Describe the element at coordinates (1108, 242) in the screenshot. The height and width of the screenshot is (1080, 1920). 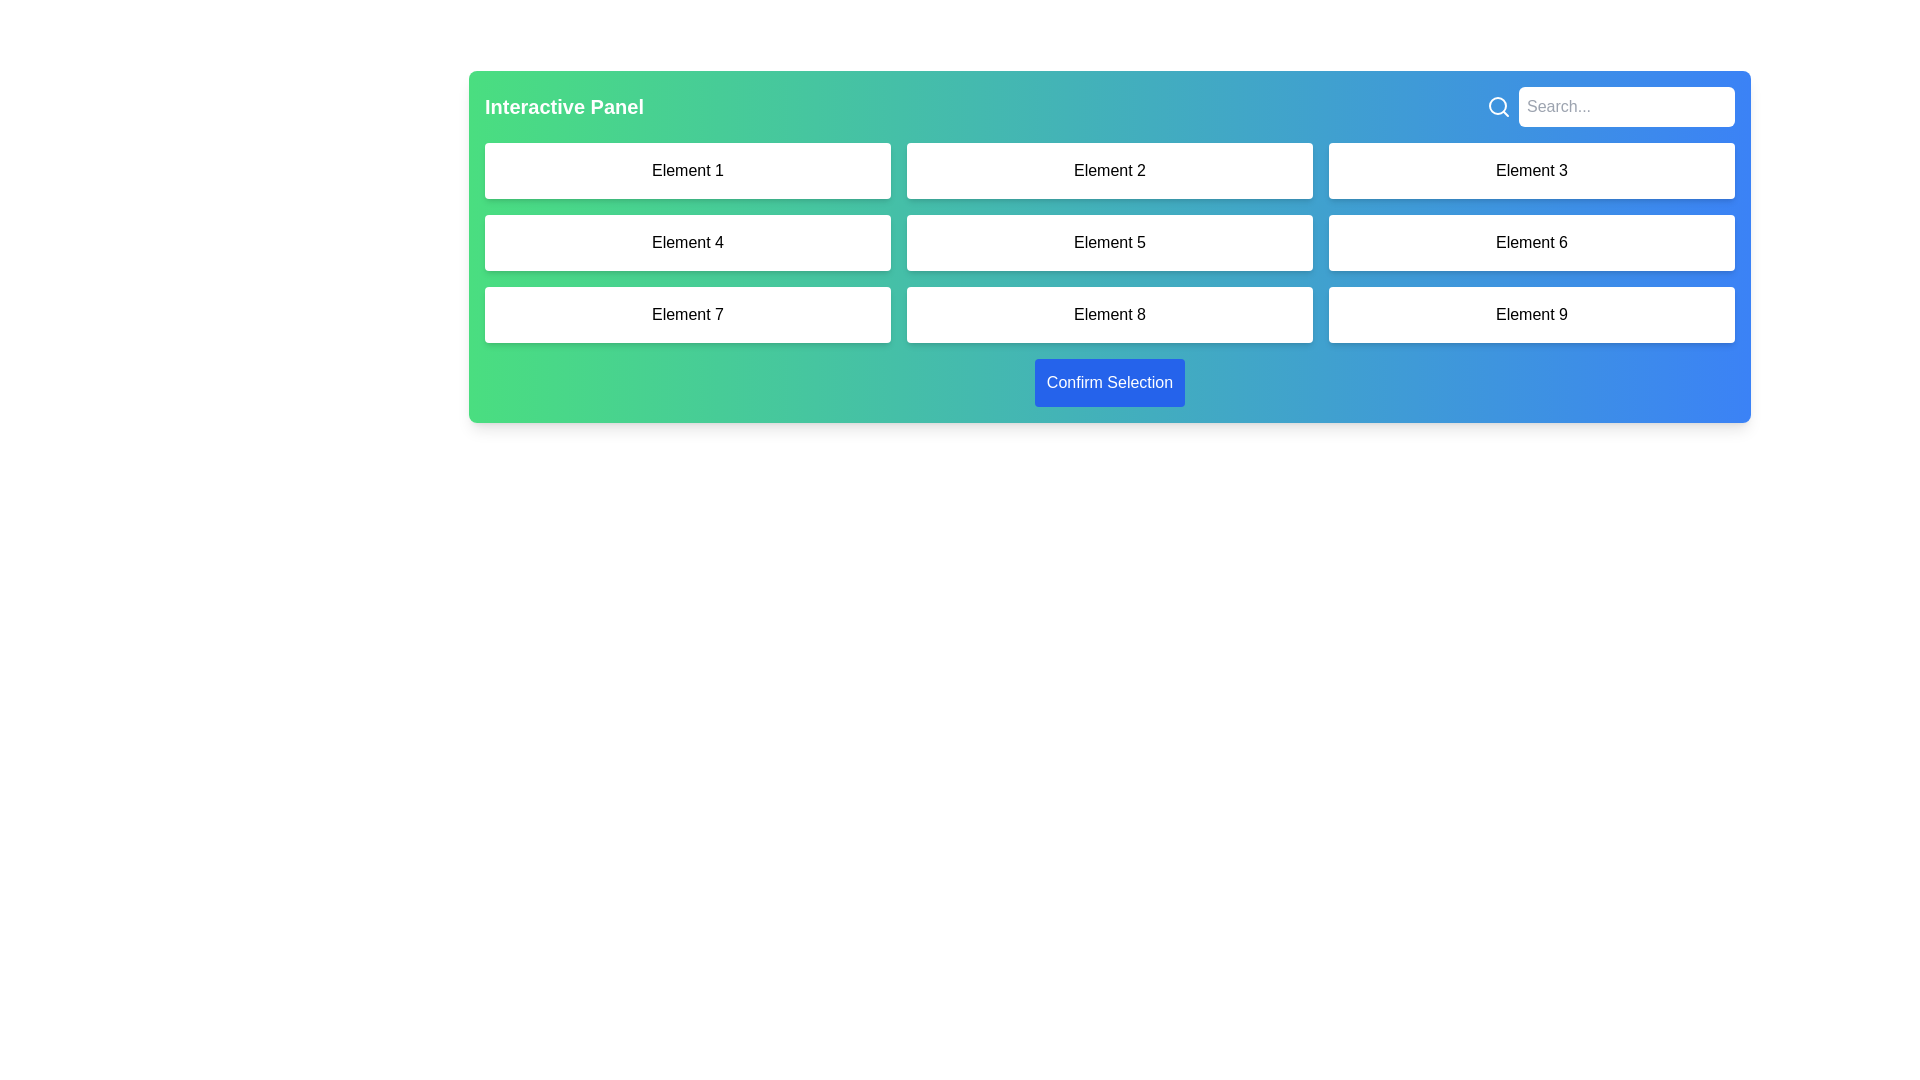
I see `the rectangular button labeled 'Element 5' with a white background and black centered text to interact` at that location.